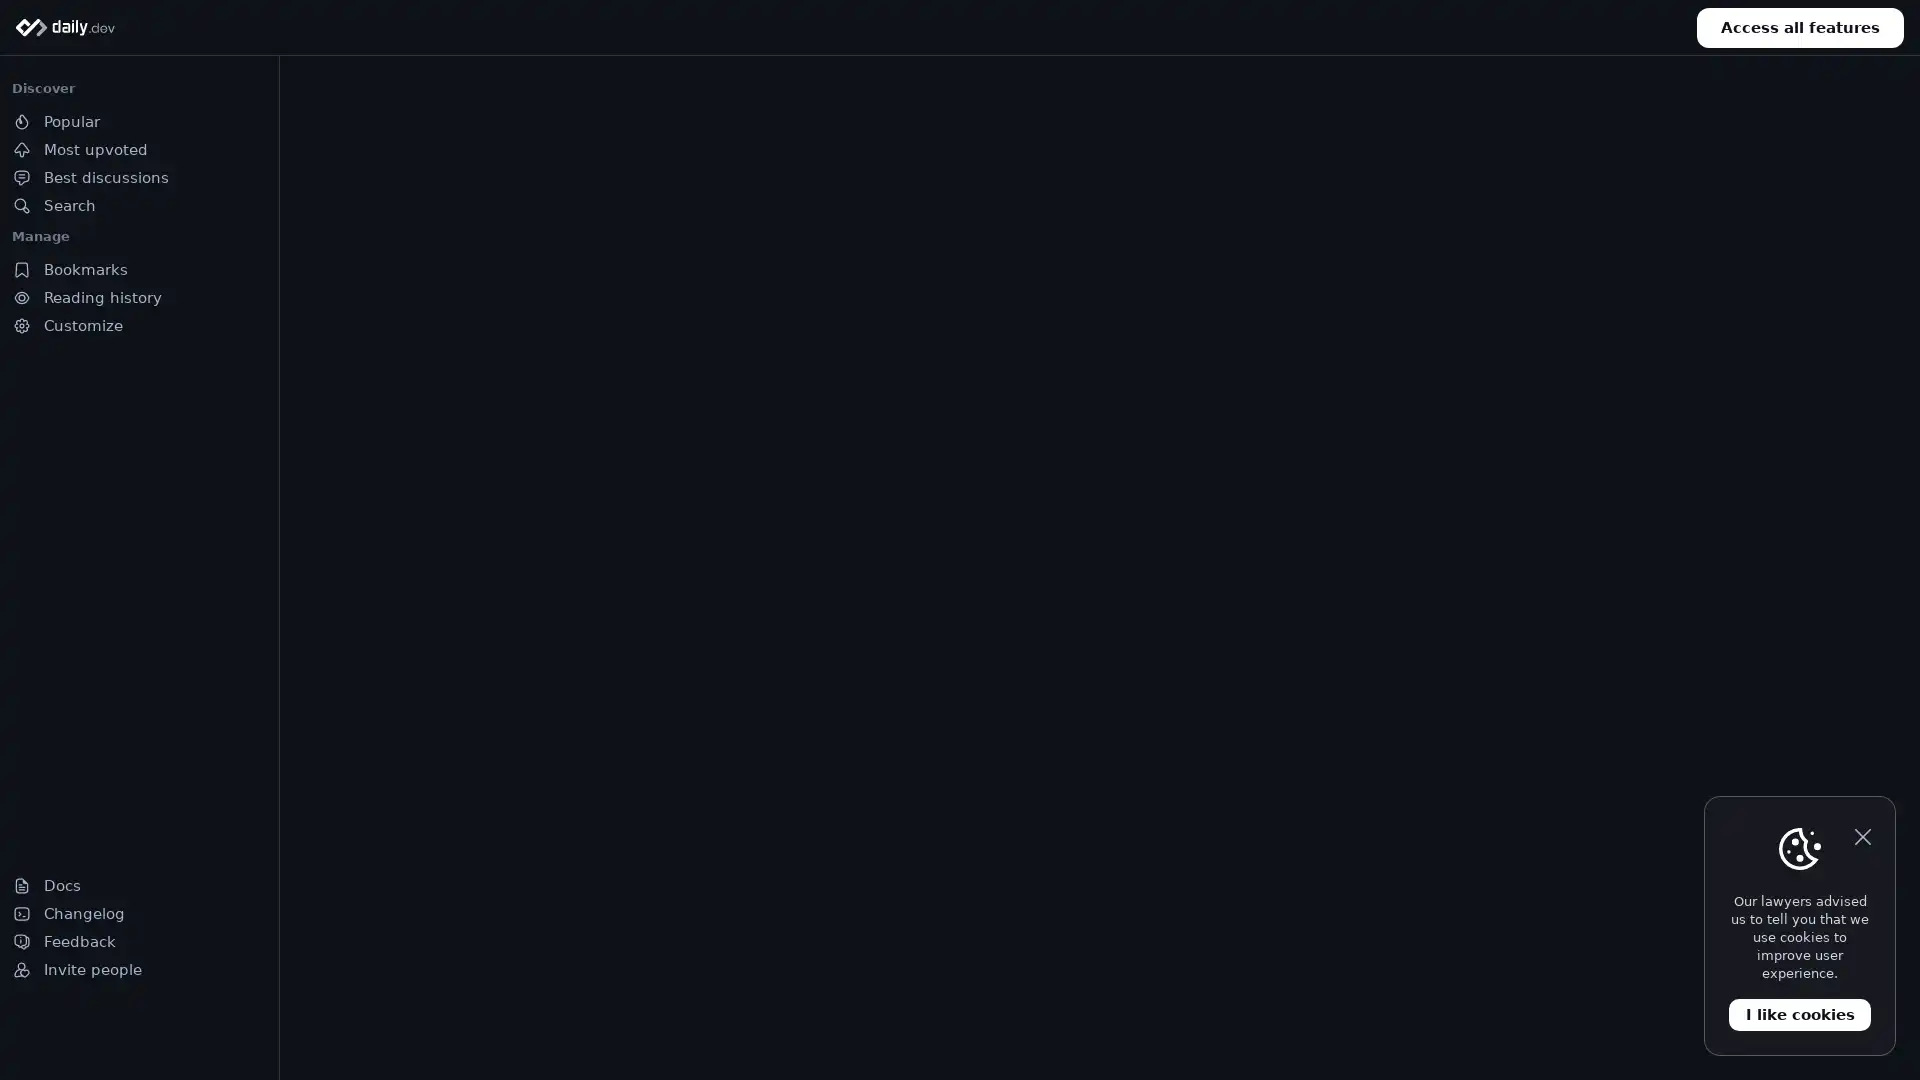  Describe the element at coordinates (118, 1032) in the screenshot. I see `No rank Earn: 0/1 days` at that location.